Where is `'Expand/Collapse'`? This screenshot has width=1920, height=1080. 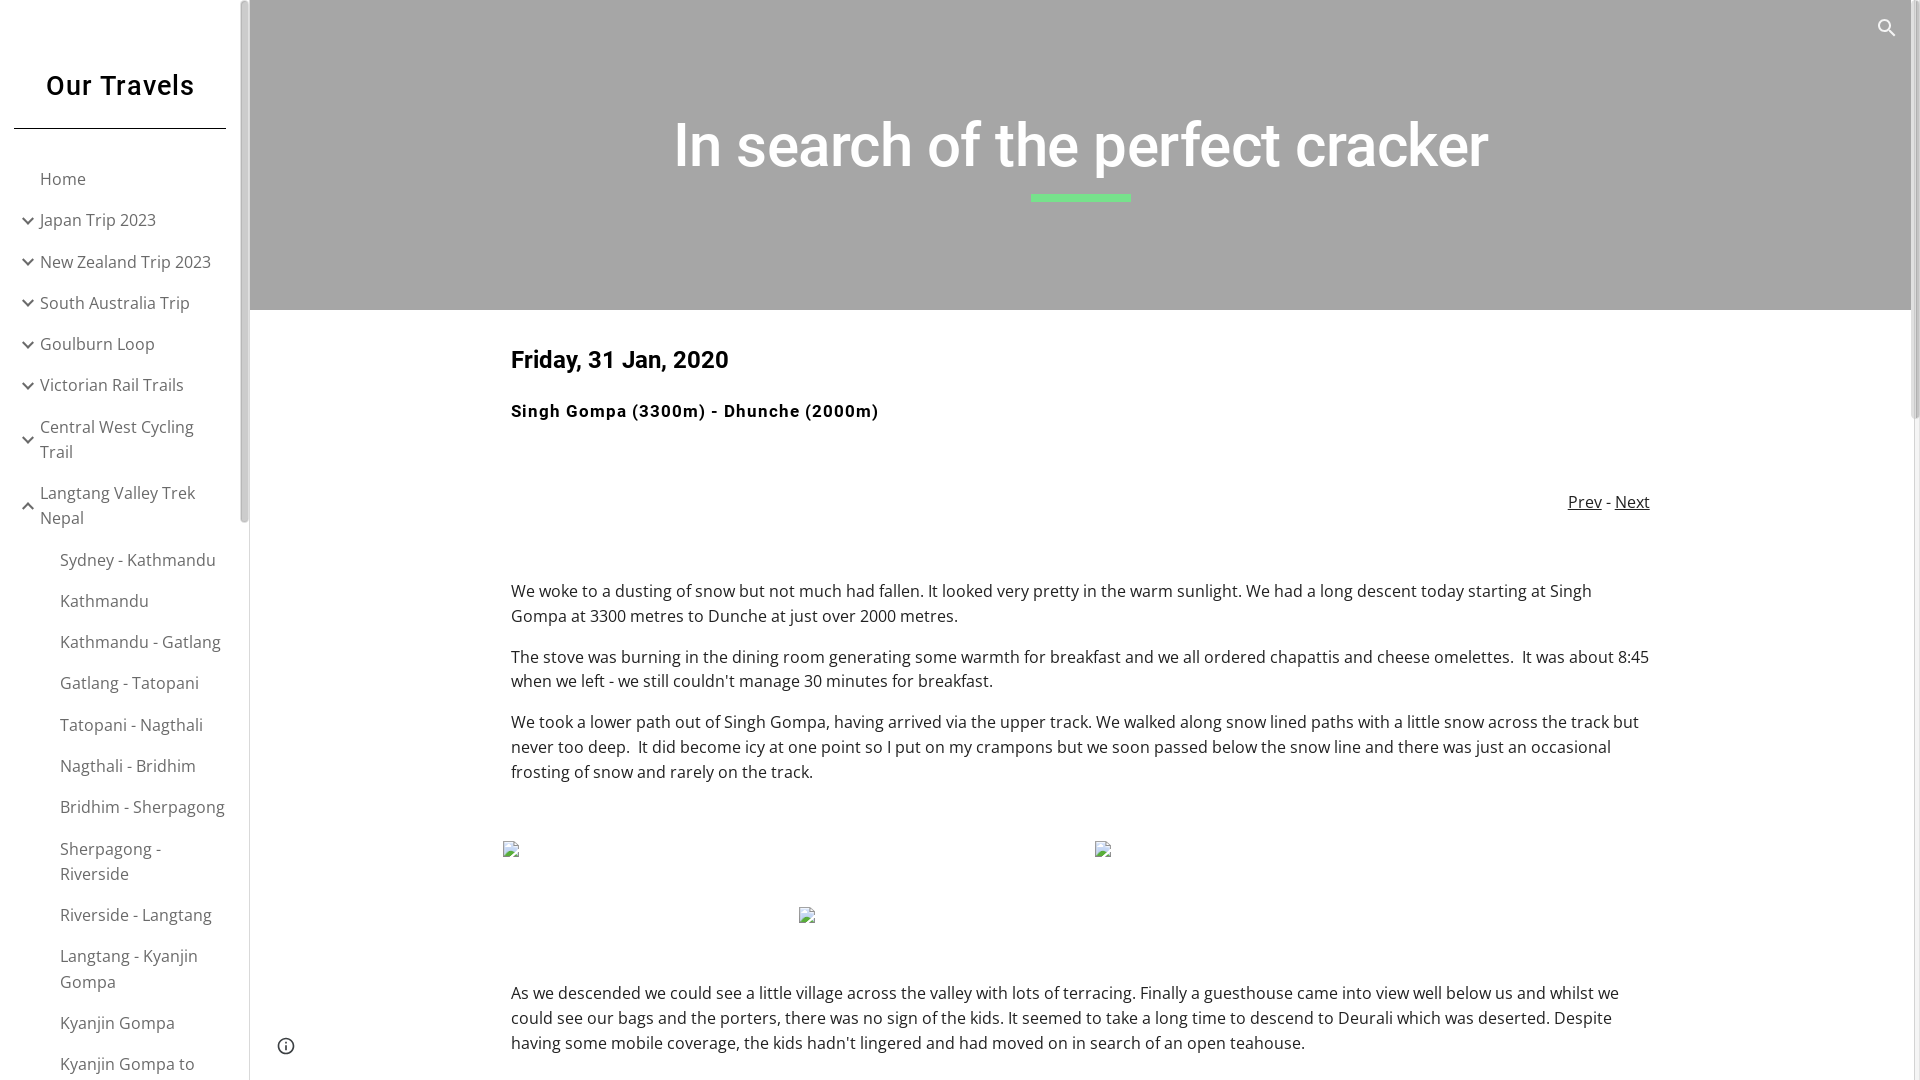
'Expand/Collapse' is located at coordinates (4, 438).